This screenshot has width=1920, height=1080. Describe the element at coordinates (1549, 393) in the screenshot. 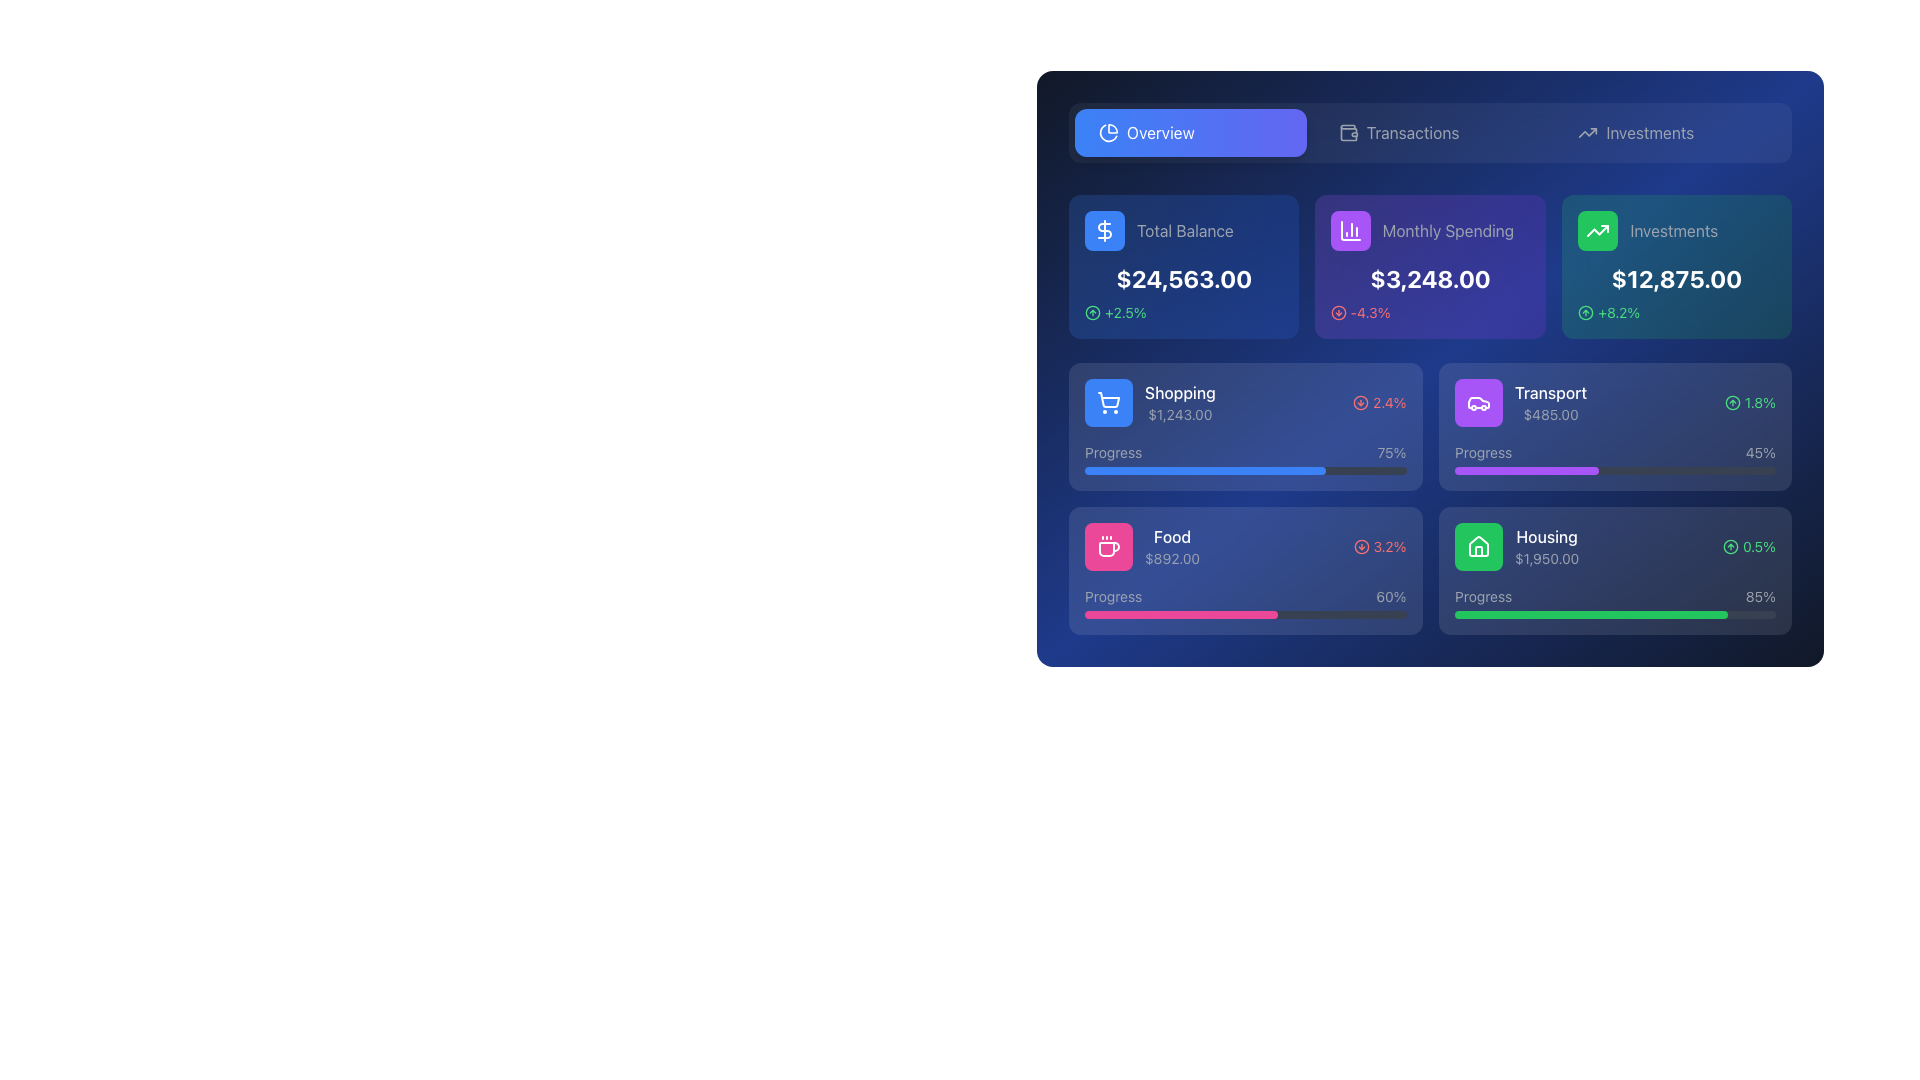

I see `the 'Transport' text label displayed in white font against a purple background, located at the top of the purple card labeled 'Transport $485.00'` at that location.